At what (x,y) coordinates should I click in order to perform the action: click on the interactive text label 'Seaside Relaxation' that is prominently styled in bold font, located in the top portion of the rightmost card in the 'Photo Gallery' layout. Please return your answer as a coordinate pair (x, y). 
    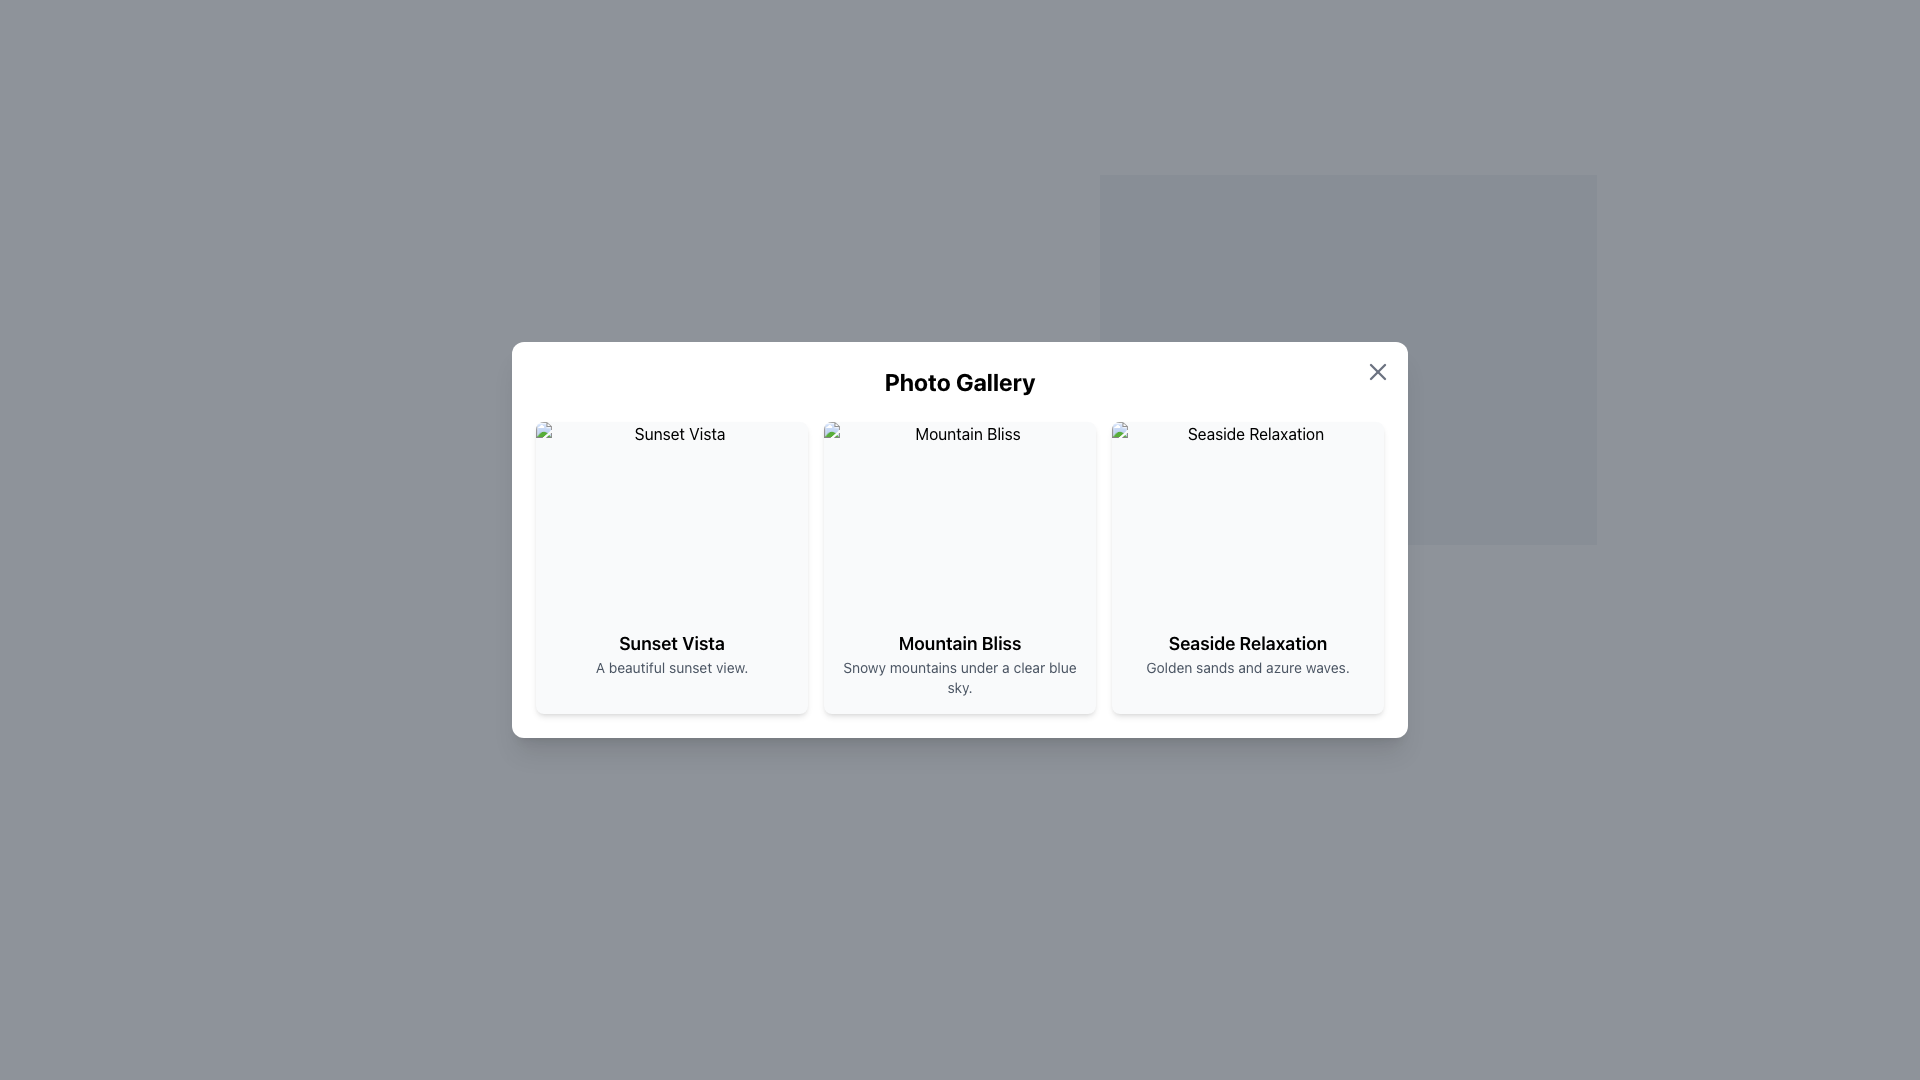
    Looking at the image, I should click on (1247, 644).